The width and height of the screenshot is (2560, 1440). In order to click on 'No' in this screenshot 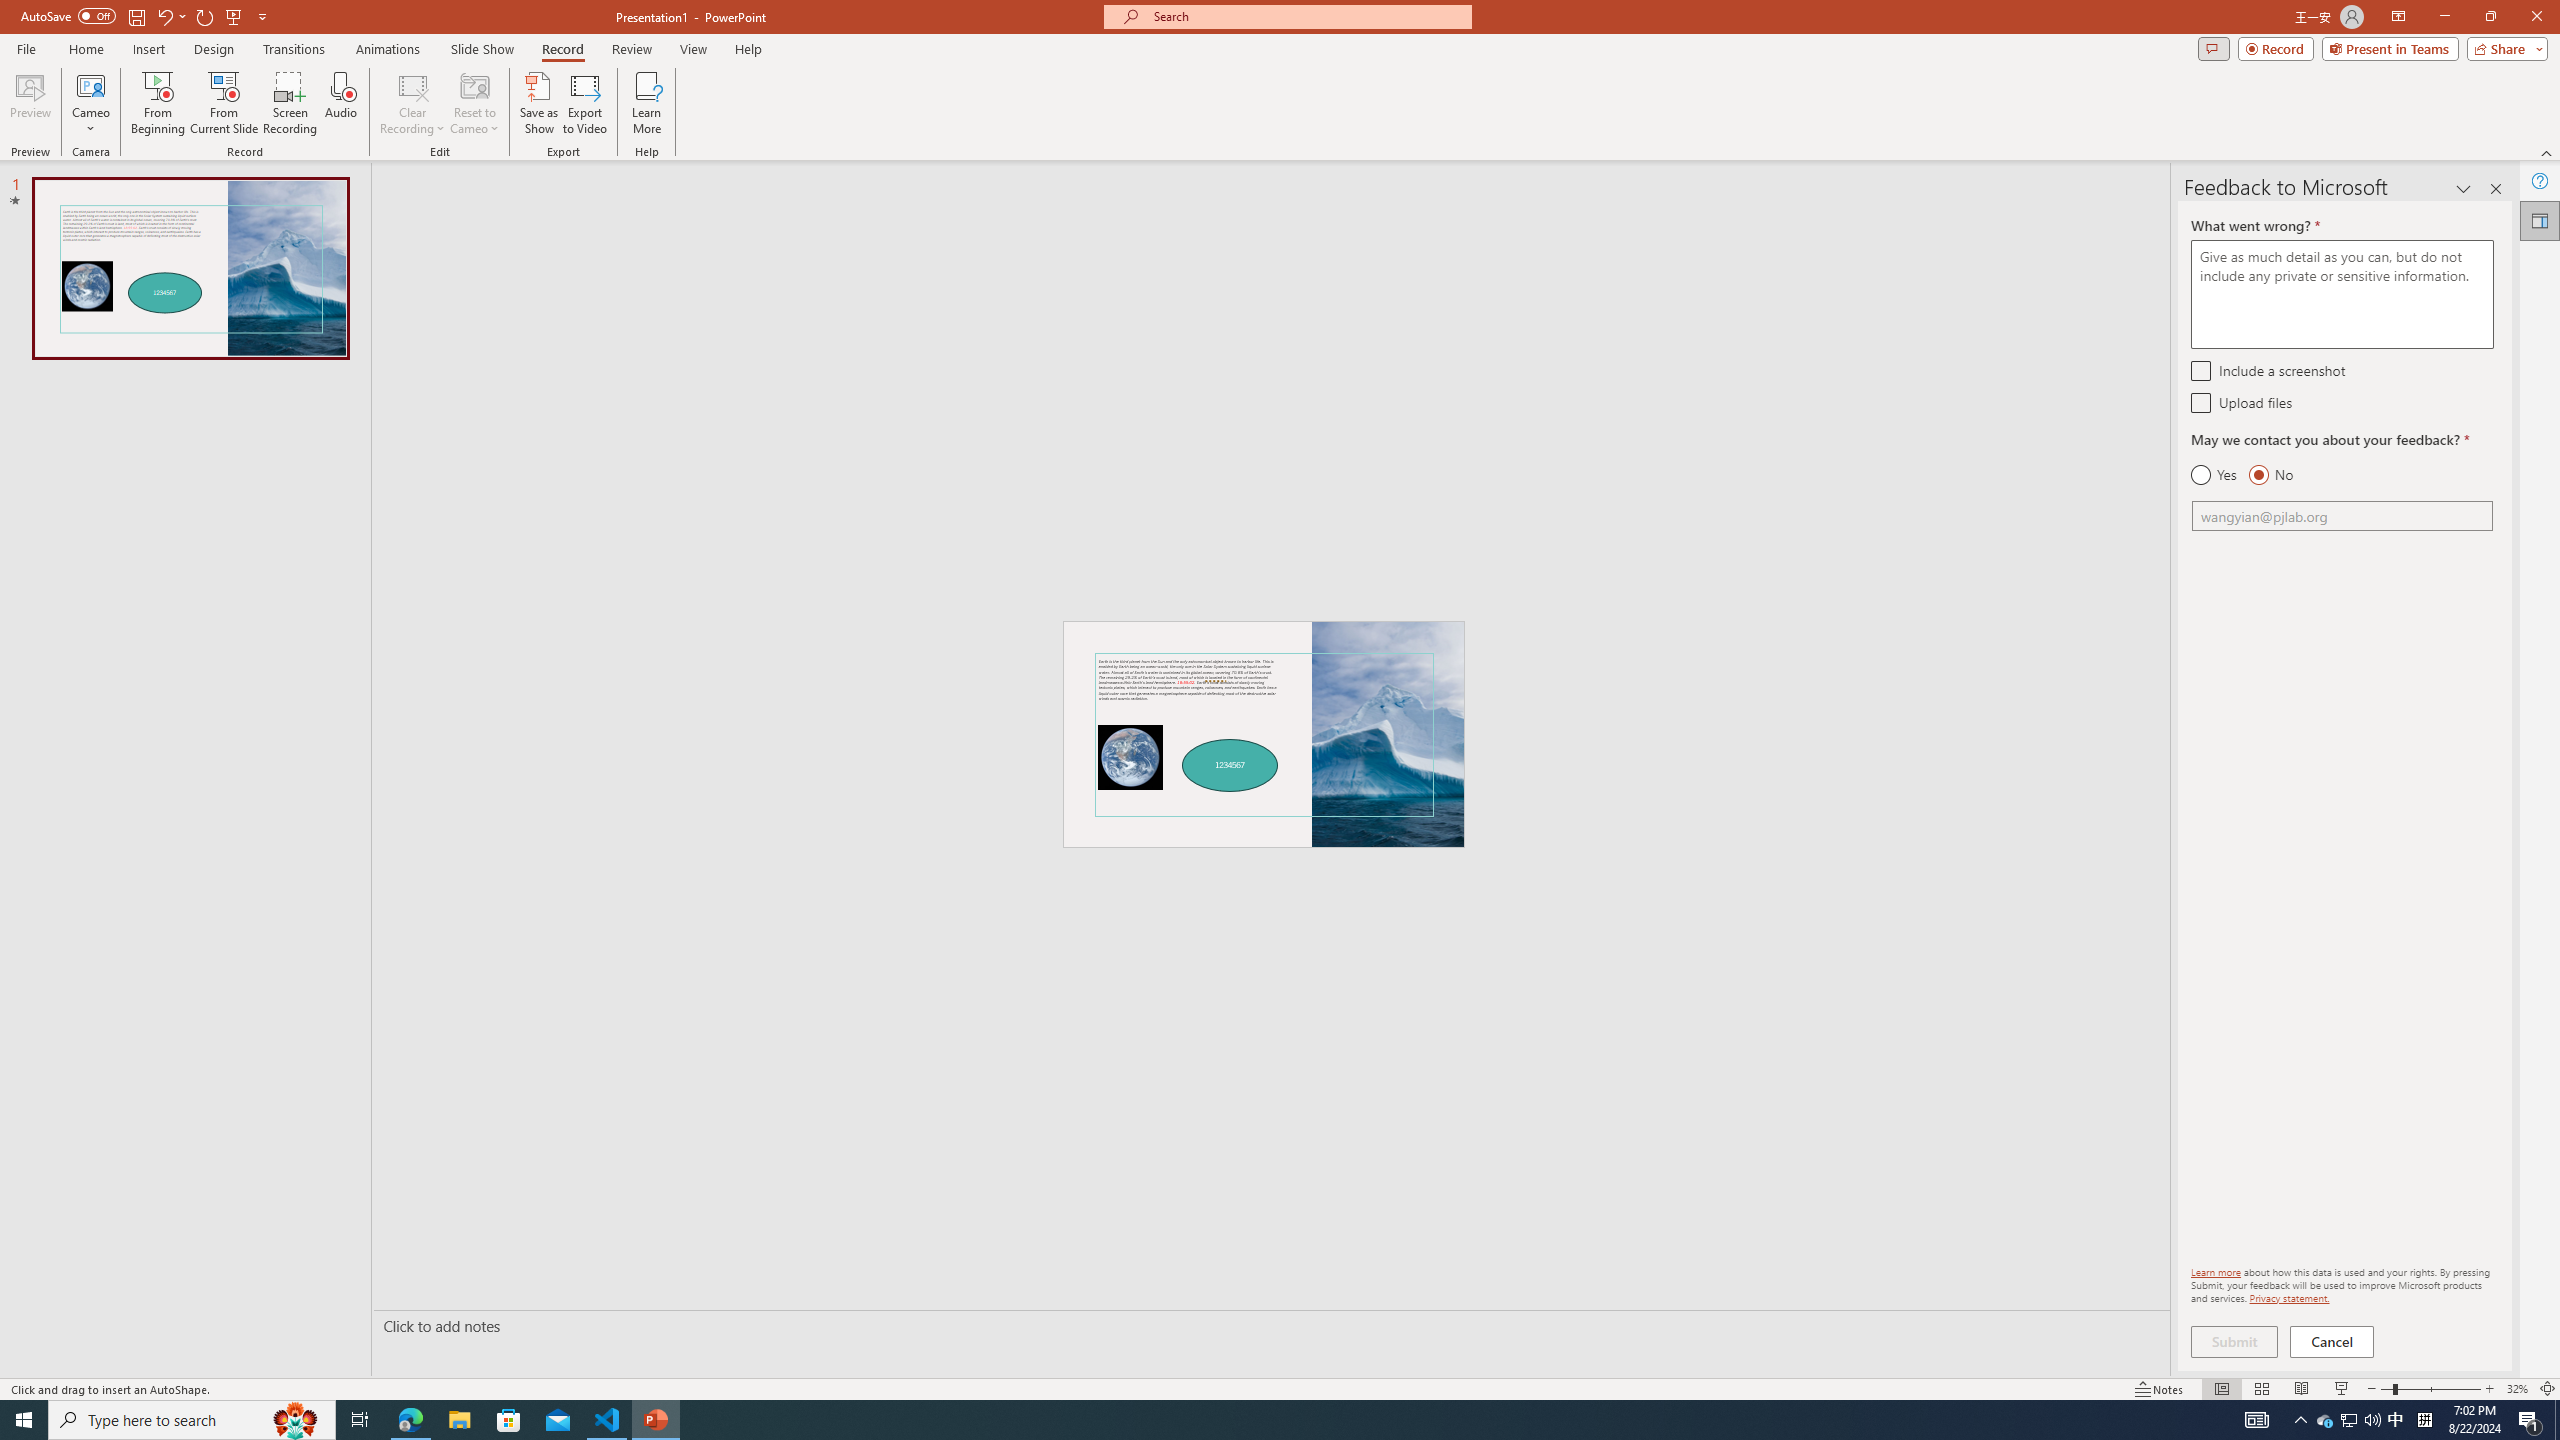, I will do `click(2270, 474)`.